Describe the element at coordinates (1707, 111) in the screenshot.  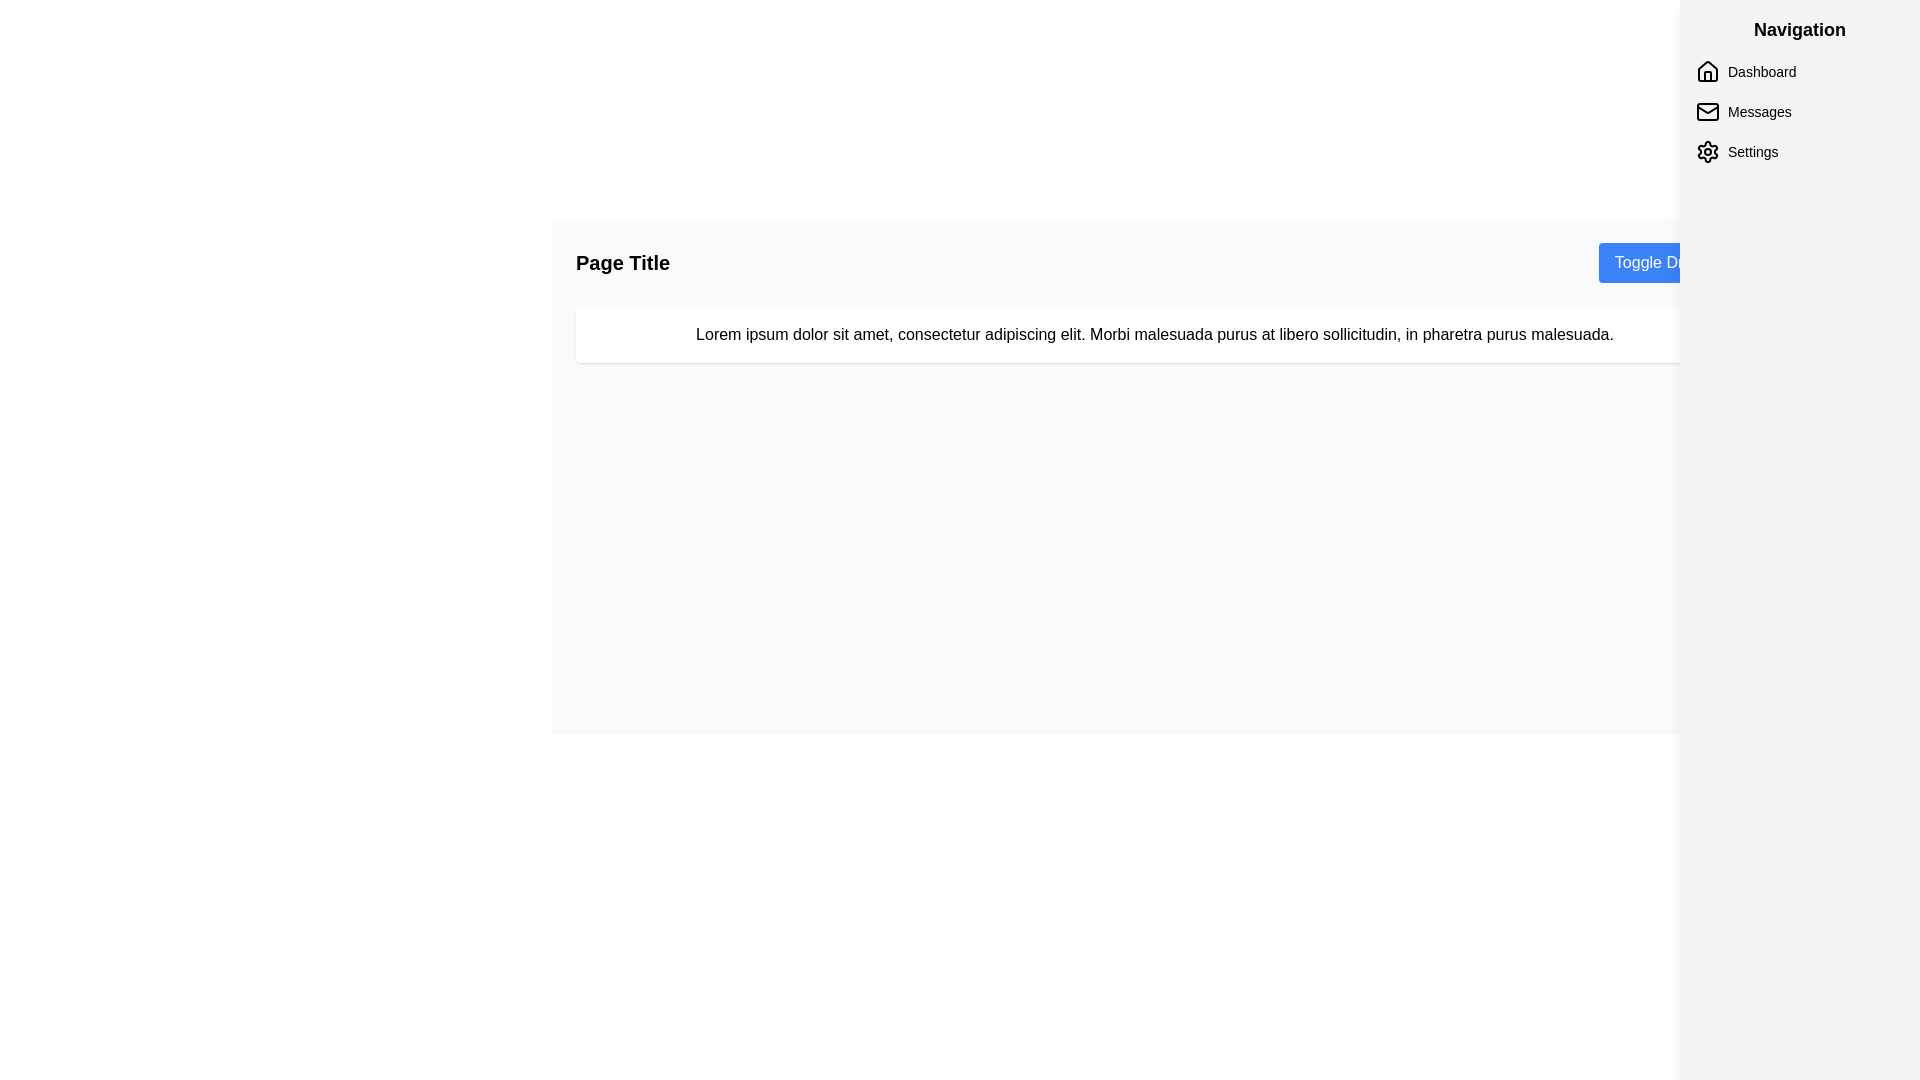
I see `the envelope-shaped vector graphic icon representing messages in the navigation menu, located between 'Dashboard' and 'Settings'` at that location.